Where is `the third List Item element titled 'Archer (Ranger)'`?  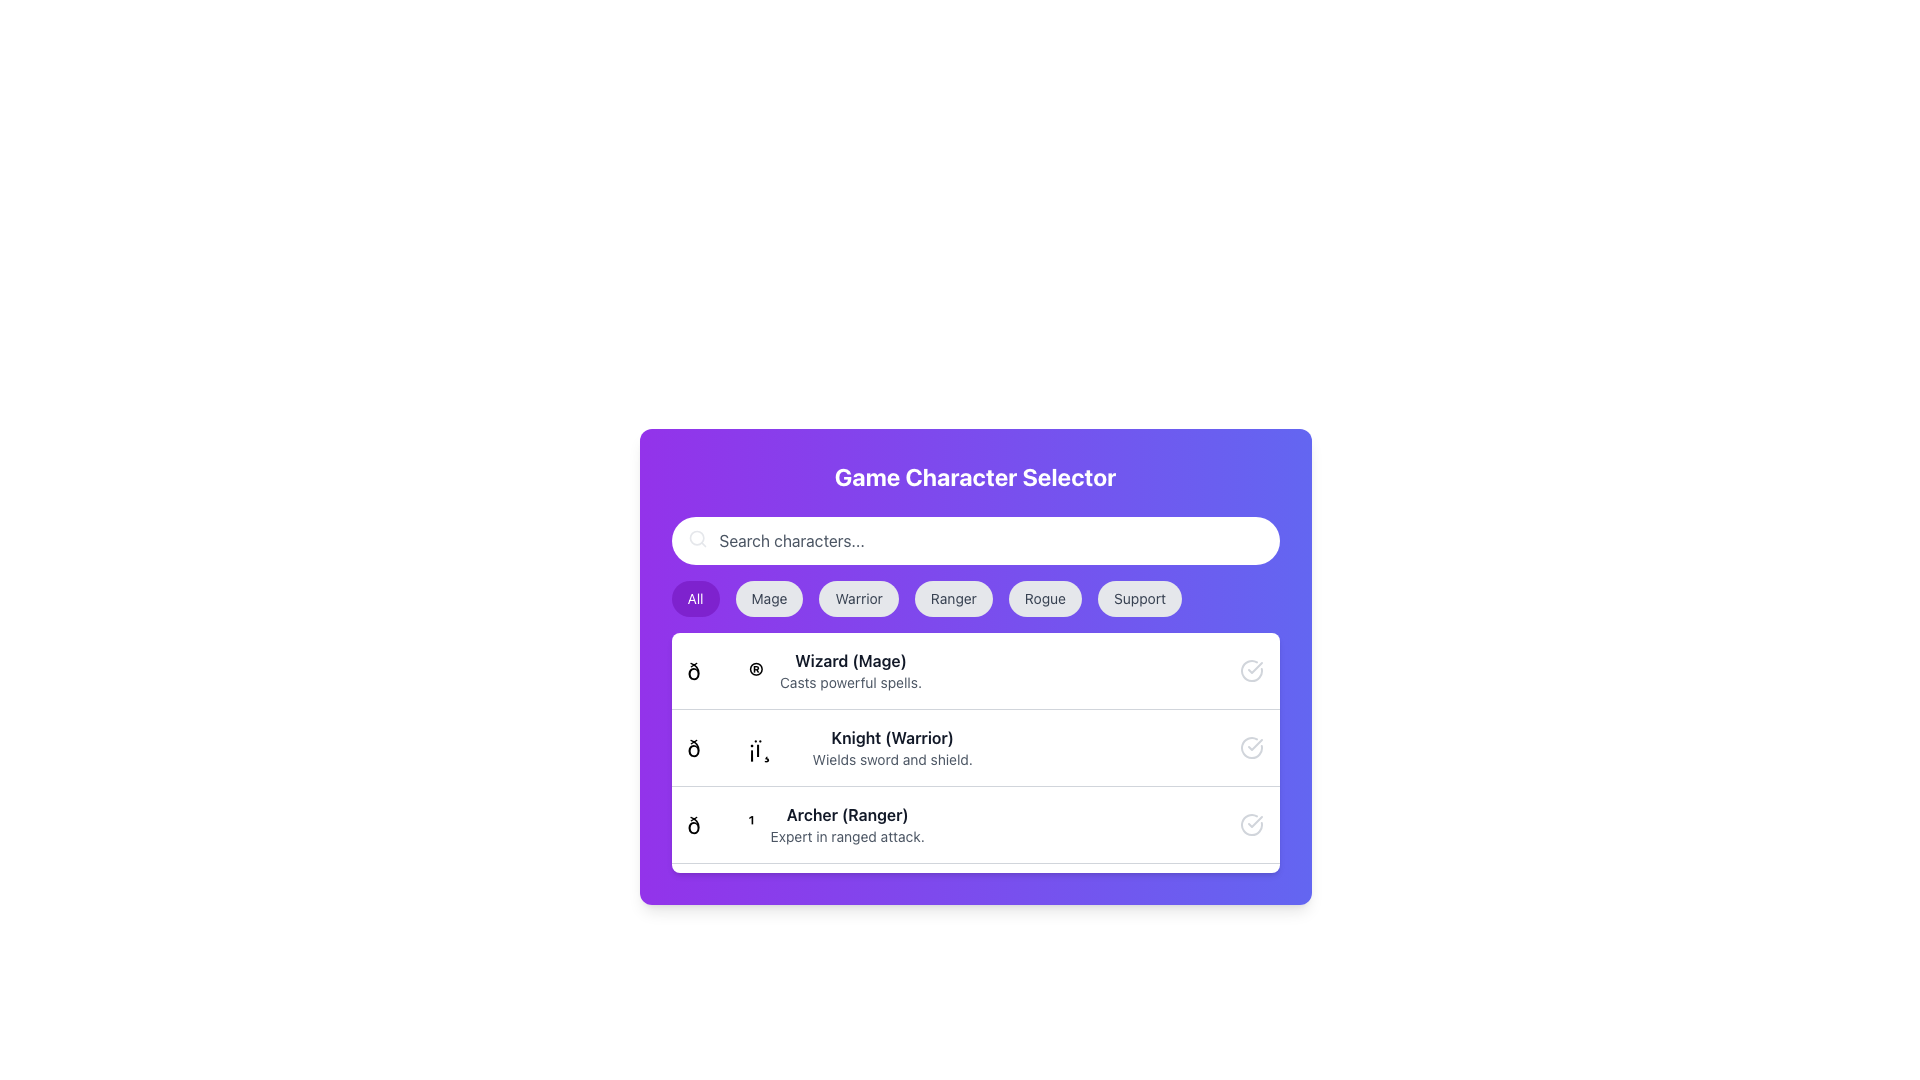
the third List Item element titled 'Archer (Ranger)' is located at coordinates (806, 825).